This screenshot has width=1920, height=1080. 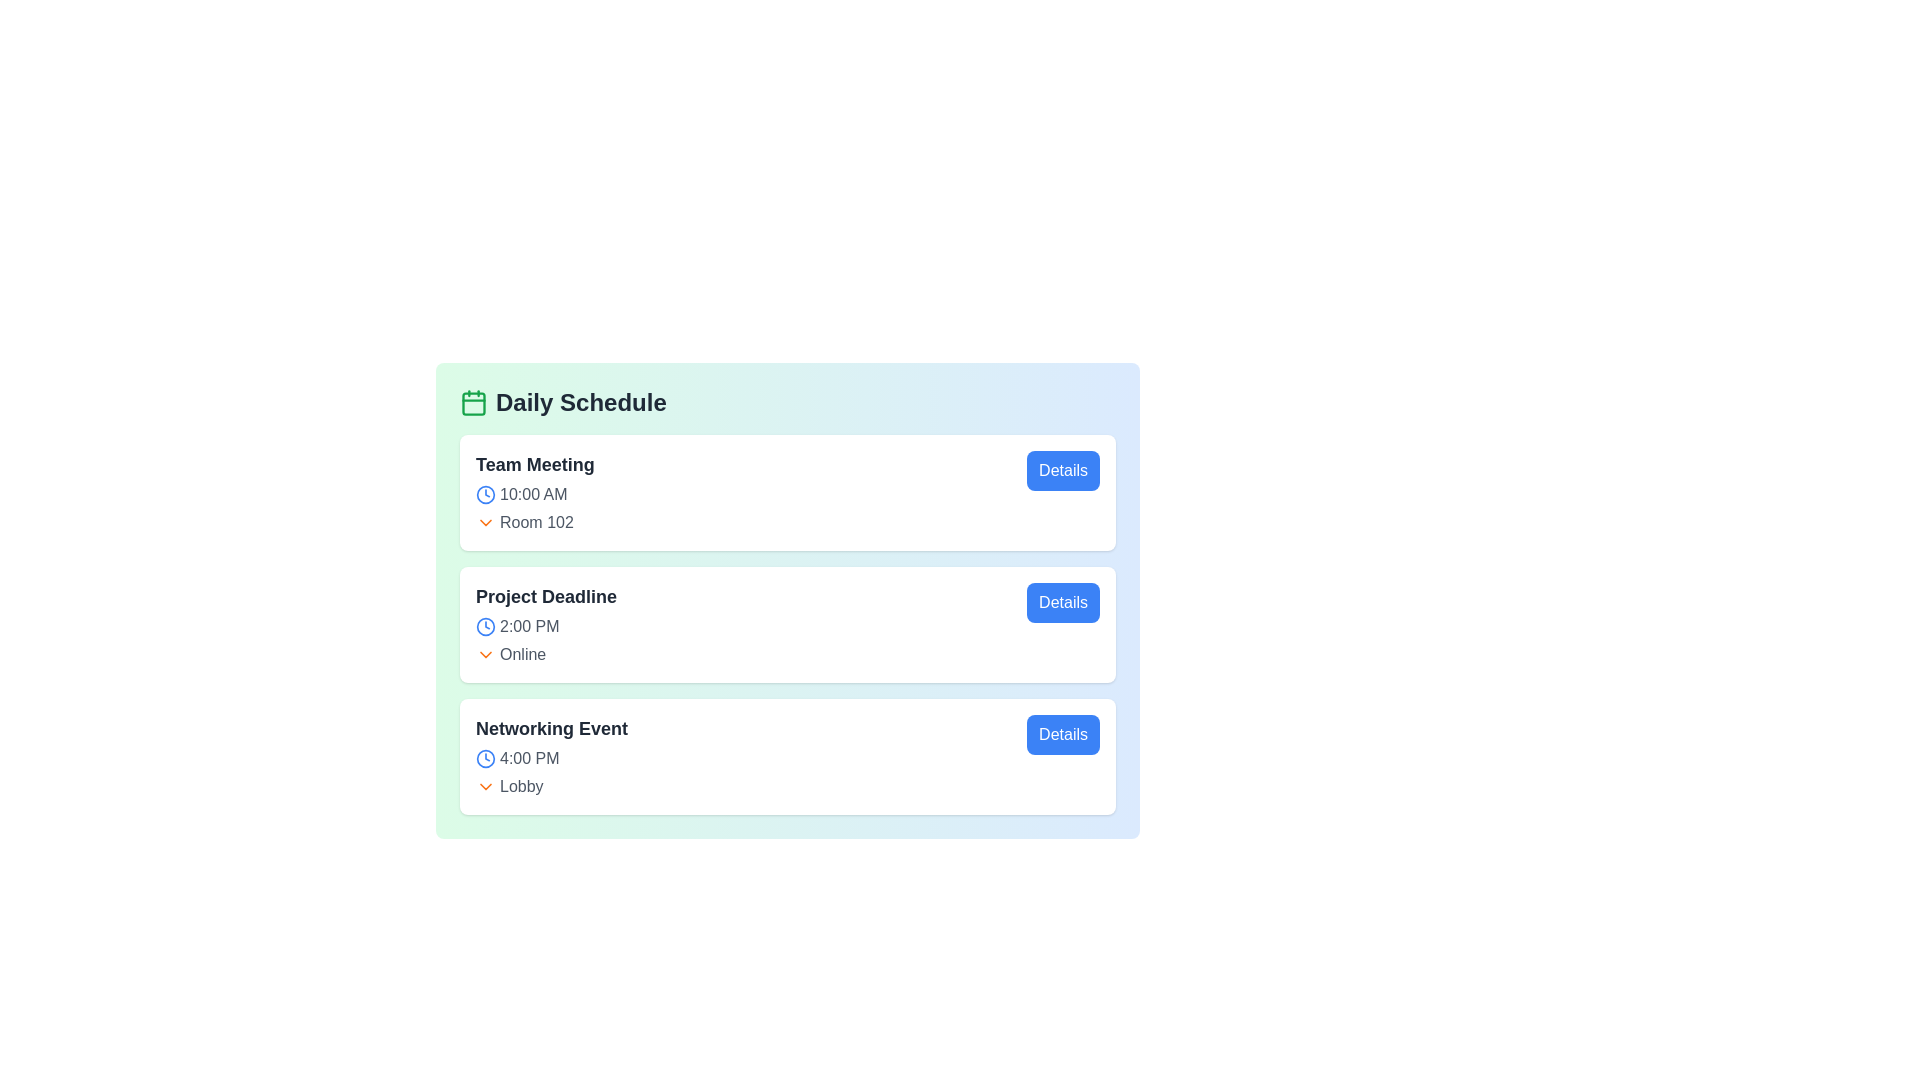 I want to click on the time displayed in the '10:00 AM' text with a clock icon, located under the 'Team Meeting' section of the 'Daily Schedule', so click(x=535, y=494).